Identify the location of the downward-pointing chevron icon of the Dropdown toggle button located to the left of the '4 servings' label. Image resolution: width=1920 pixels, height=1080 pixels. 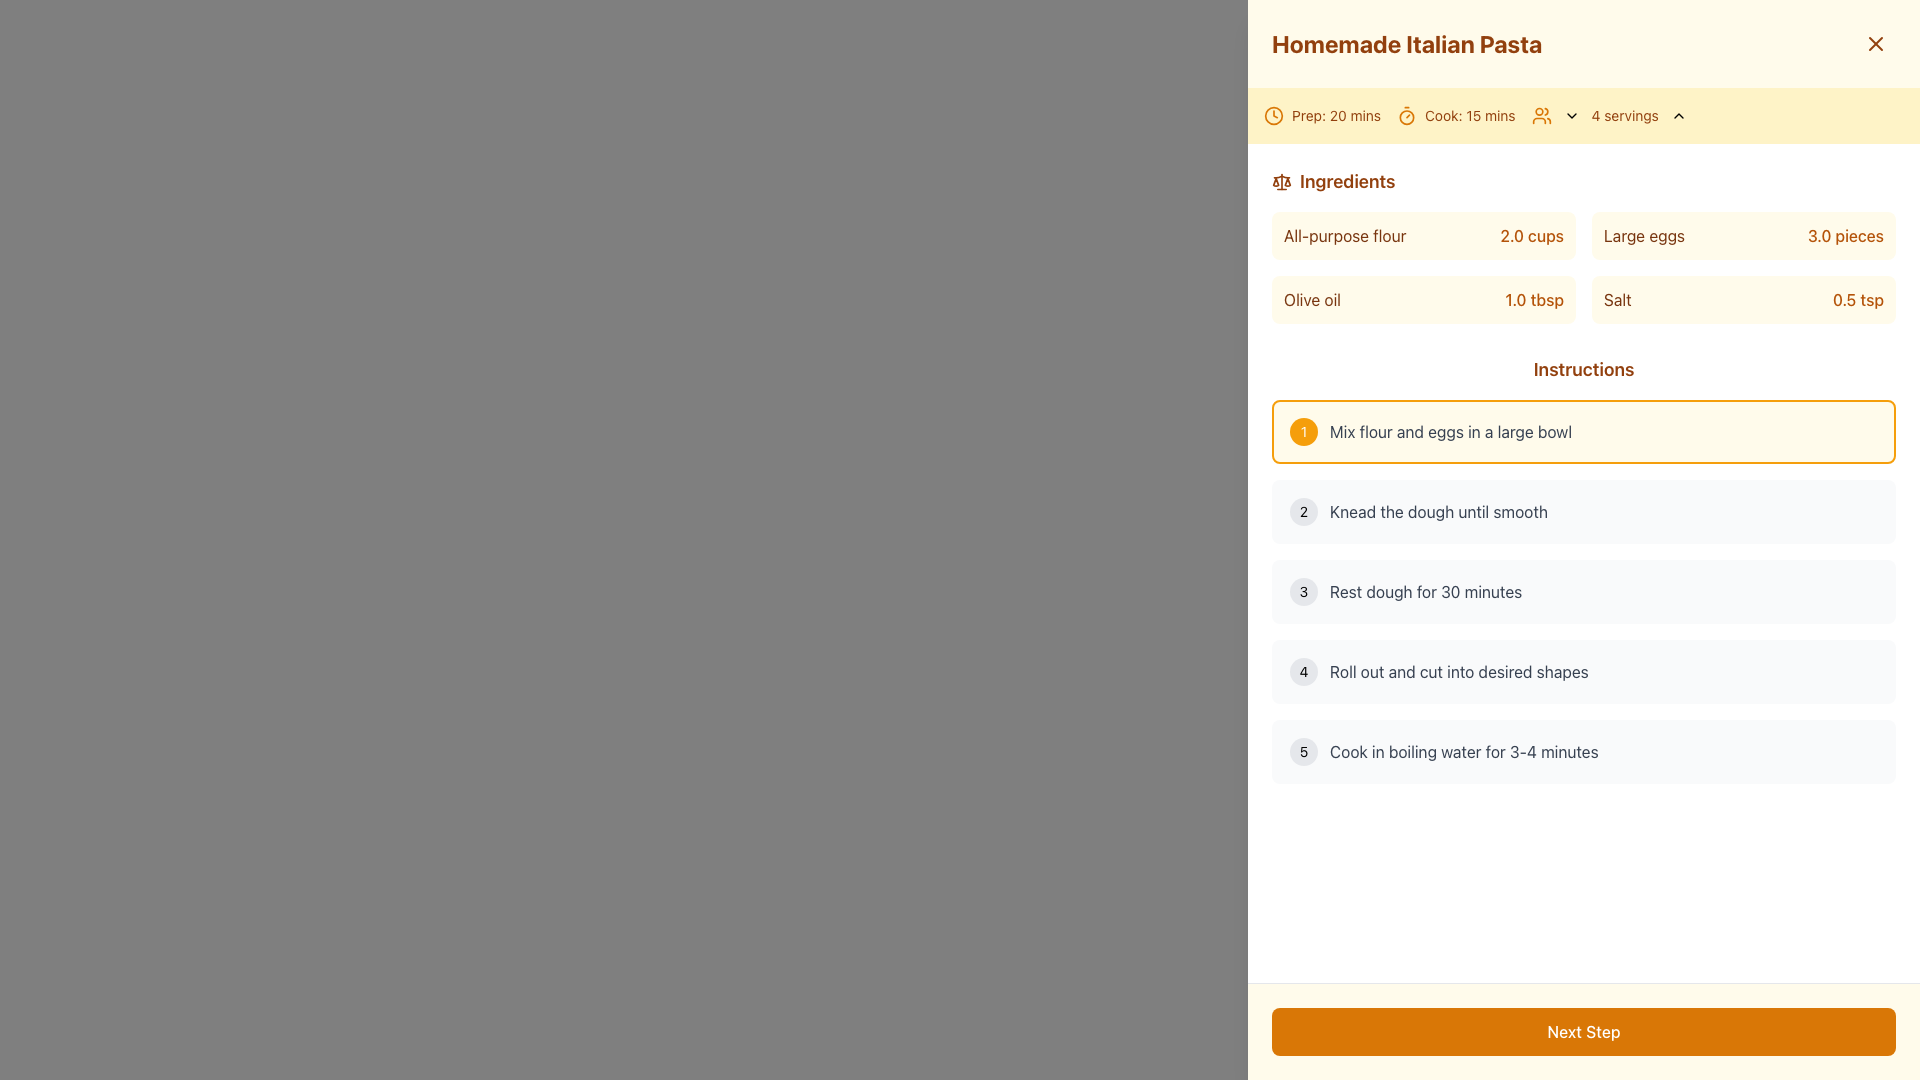
(1570, 115).